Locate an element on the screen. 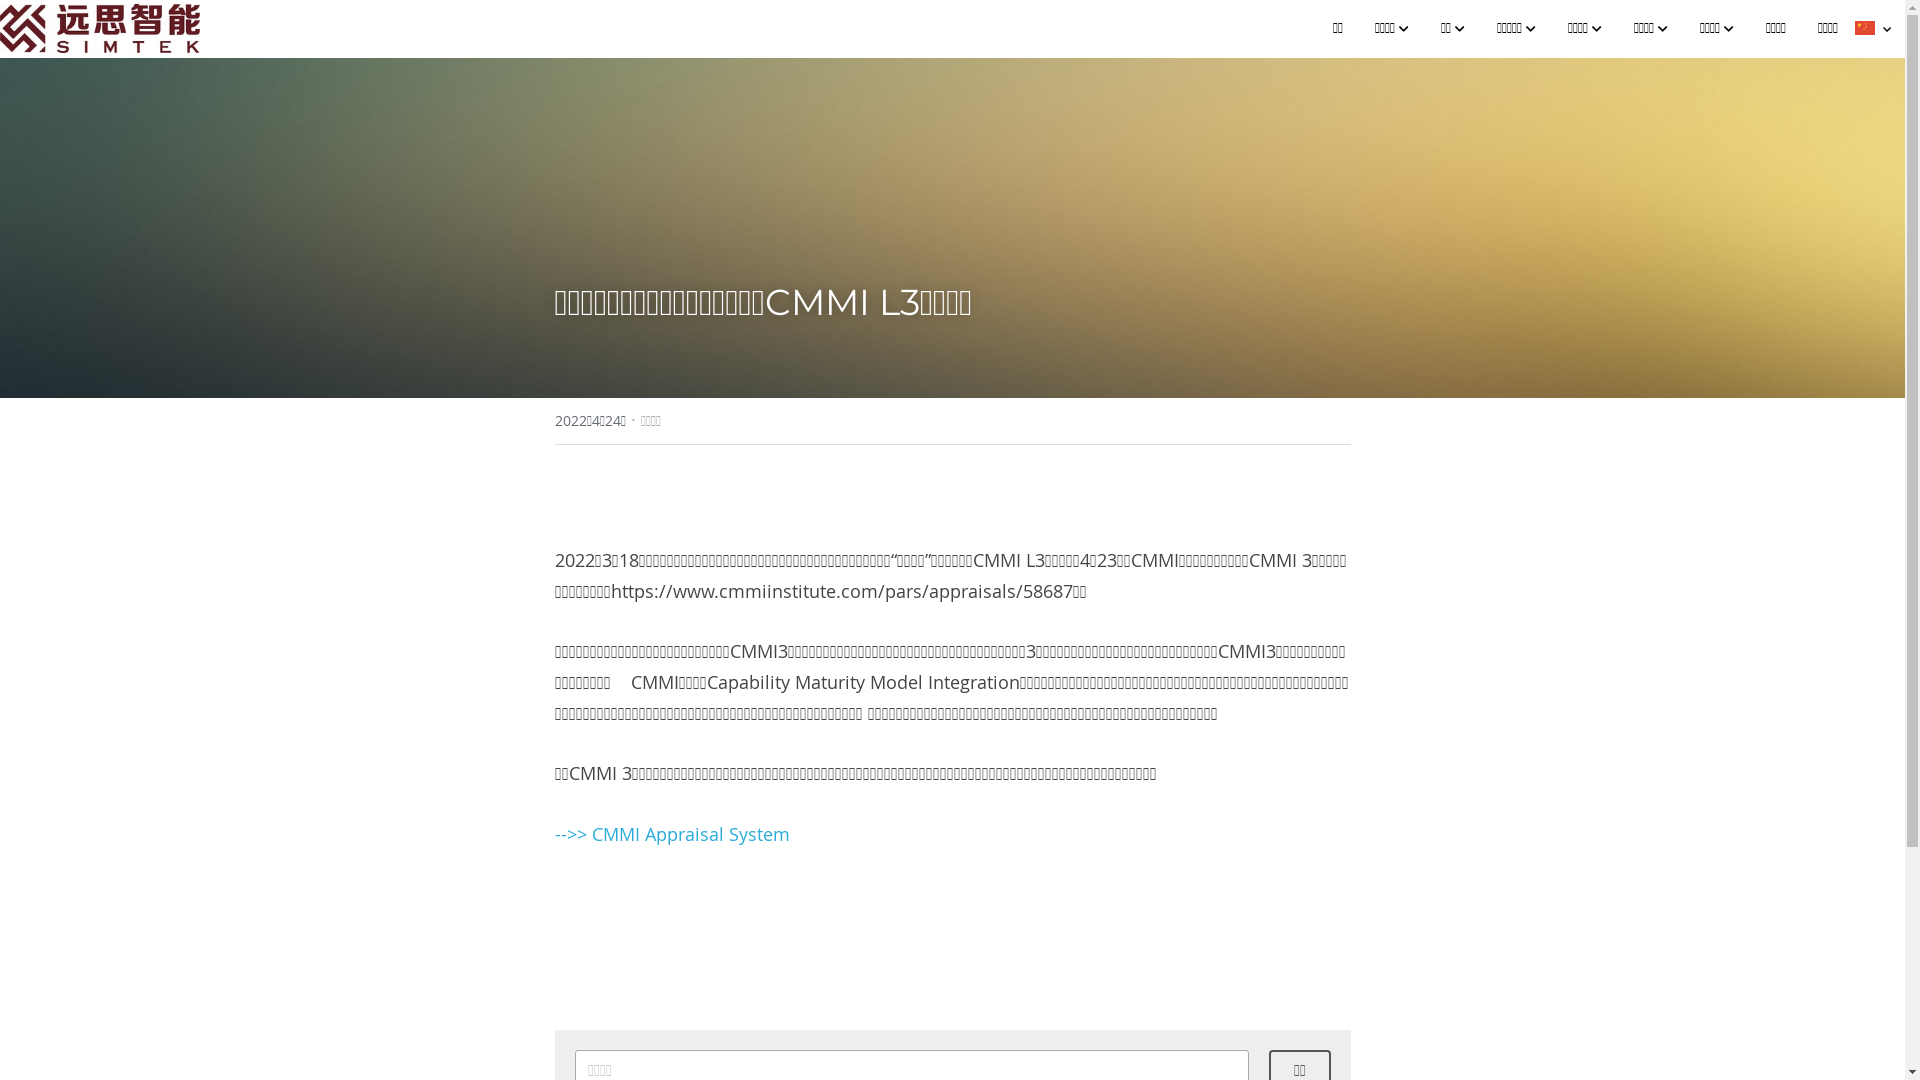 This screenshot has height=1080, width=1920. '-->> CMMI Appraisal System' is located at coordinates (671, 833).